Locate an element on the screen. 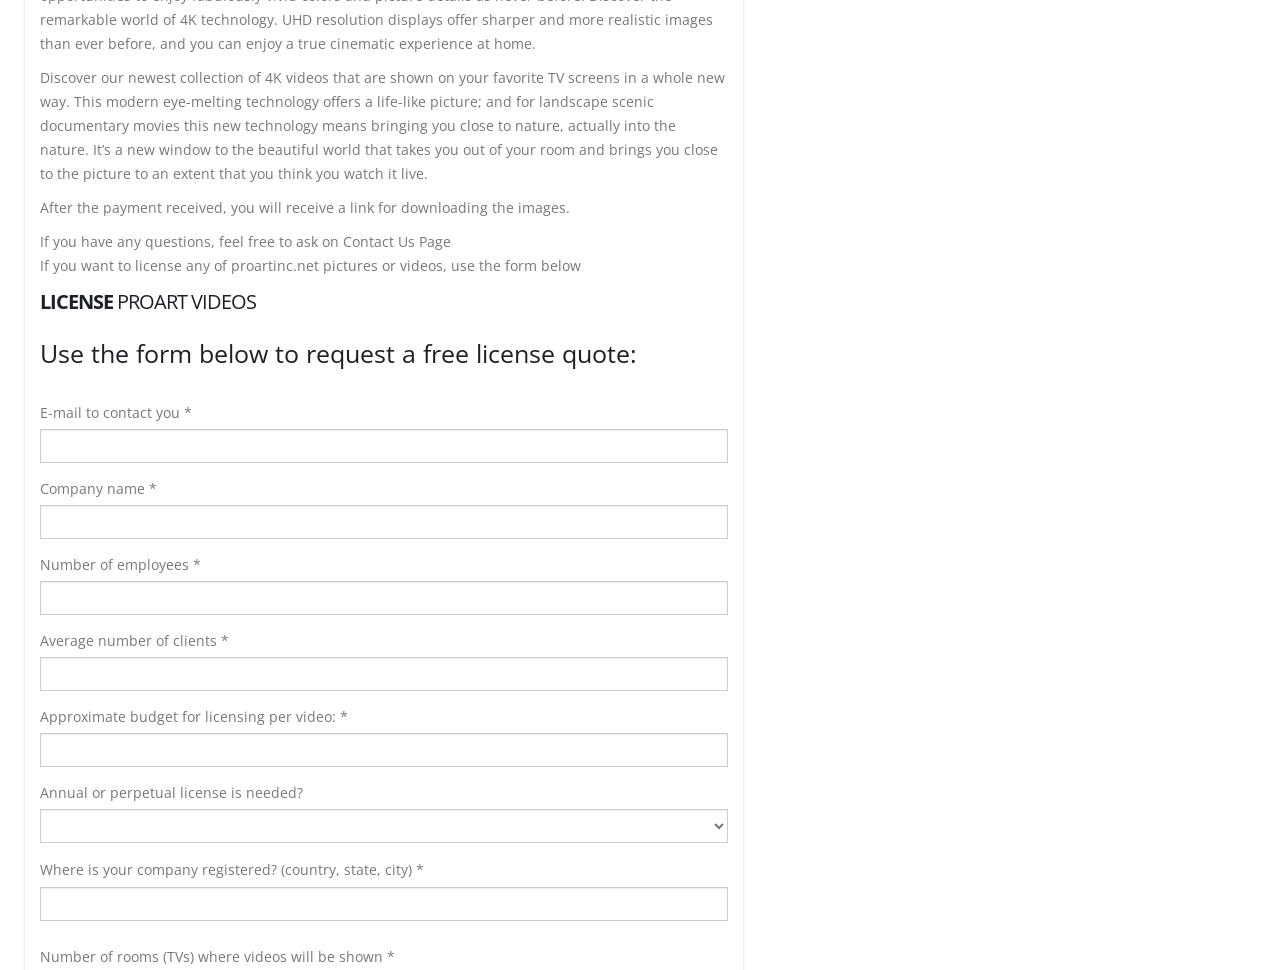 This screenshot has height=970, width=1276. 'Where is your company registered? (country, state, city) *' is located at coordinates (231, 868).